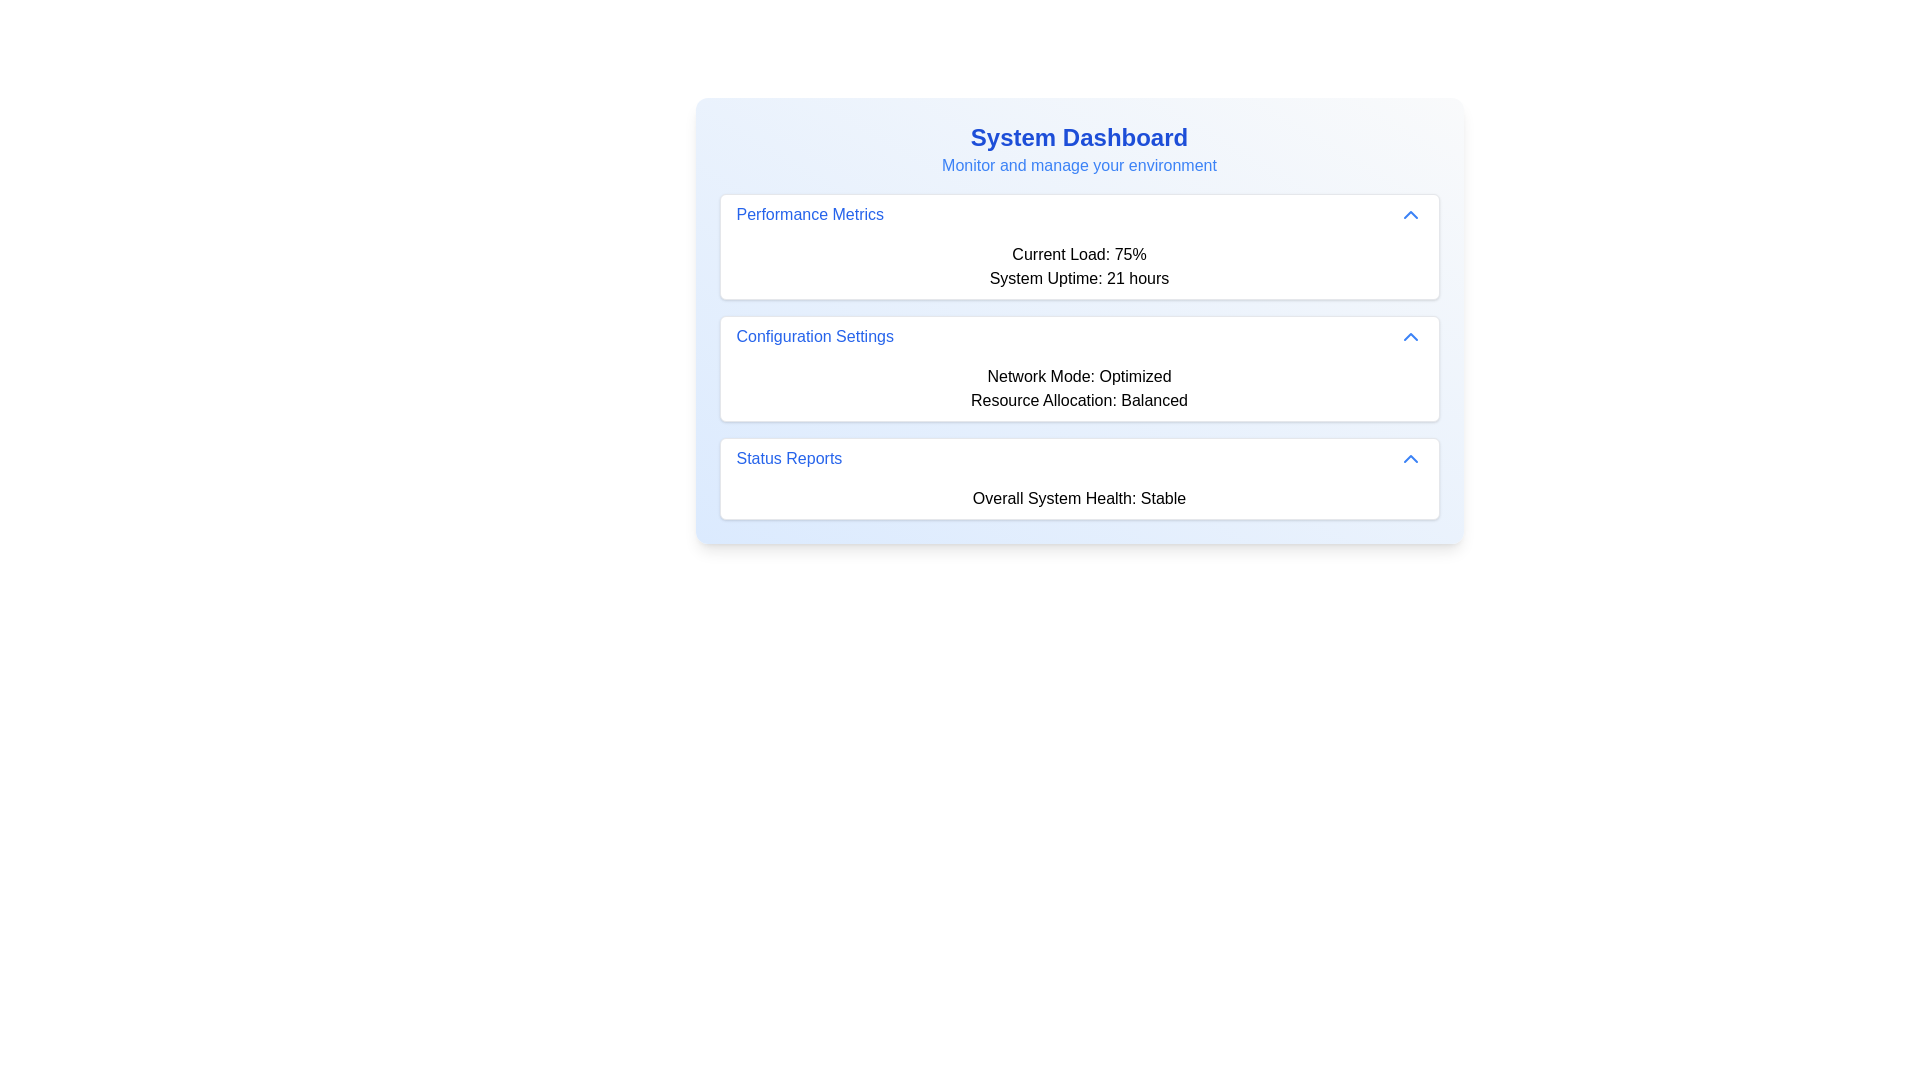 The image size is (1920, 1080). Describe the element at coordinates (1078, 497) in the screenshot. I see `static text block displaying 'Overall System Health: Stable' located in the 'Status Reports' section of the main dashboard` at that location.